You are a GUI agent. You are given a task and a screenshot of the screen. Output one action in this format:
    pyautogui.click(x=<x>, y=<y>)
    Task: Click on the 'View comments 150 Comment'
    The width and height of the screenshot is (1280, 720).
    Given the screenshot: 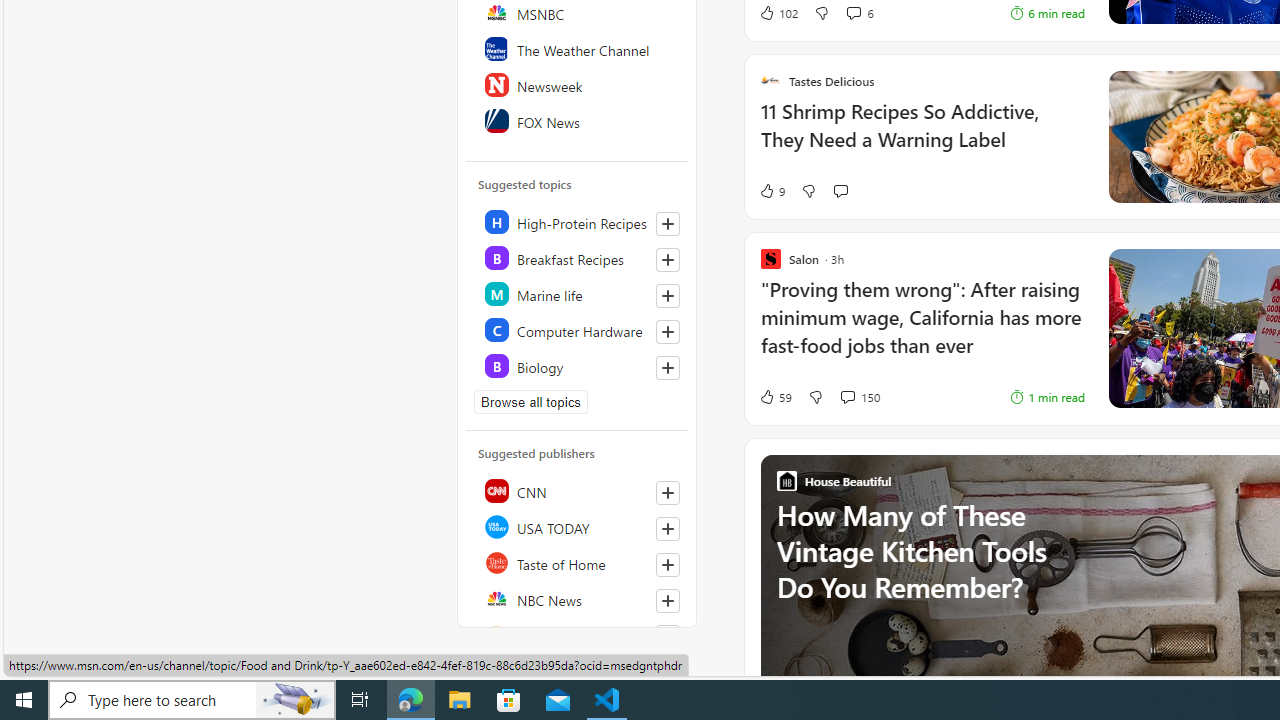 What is the action you would take?
    pyautogui.click(x=859, y=397)
    